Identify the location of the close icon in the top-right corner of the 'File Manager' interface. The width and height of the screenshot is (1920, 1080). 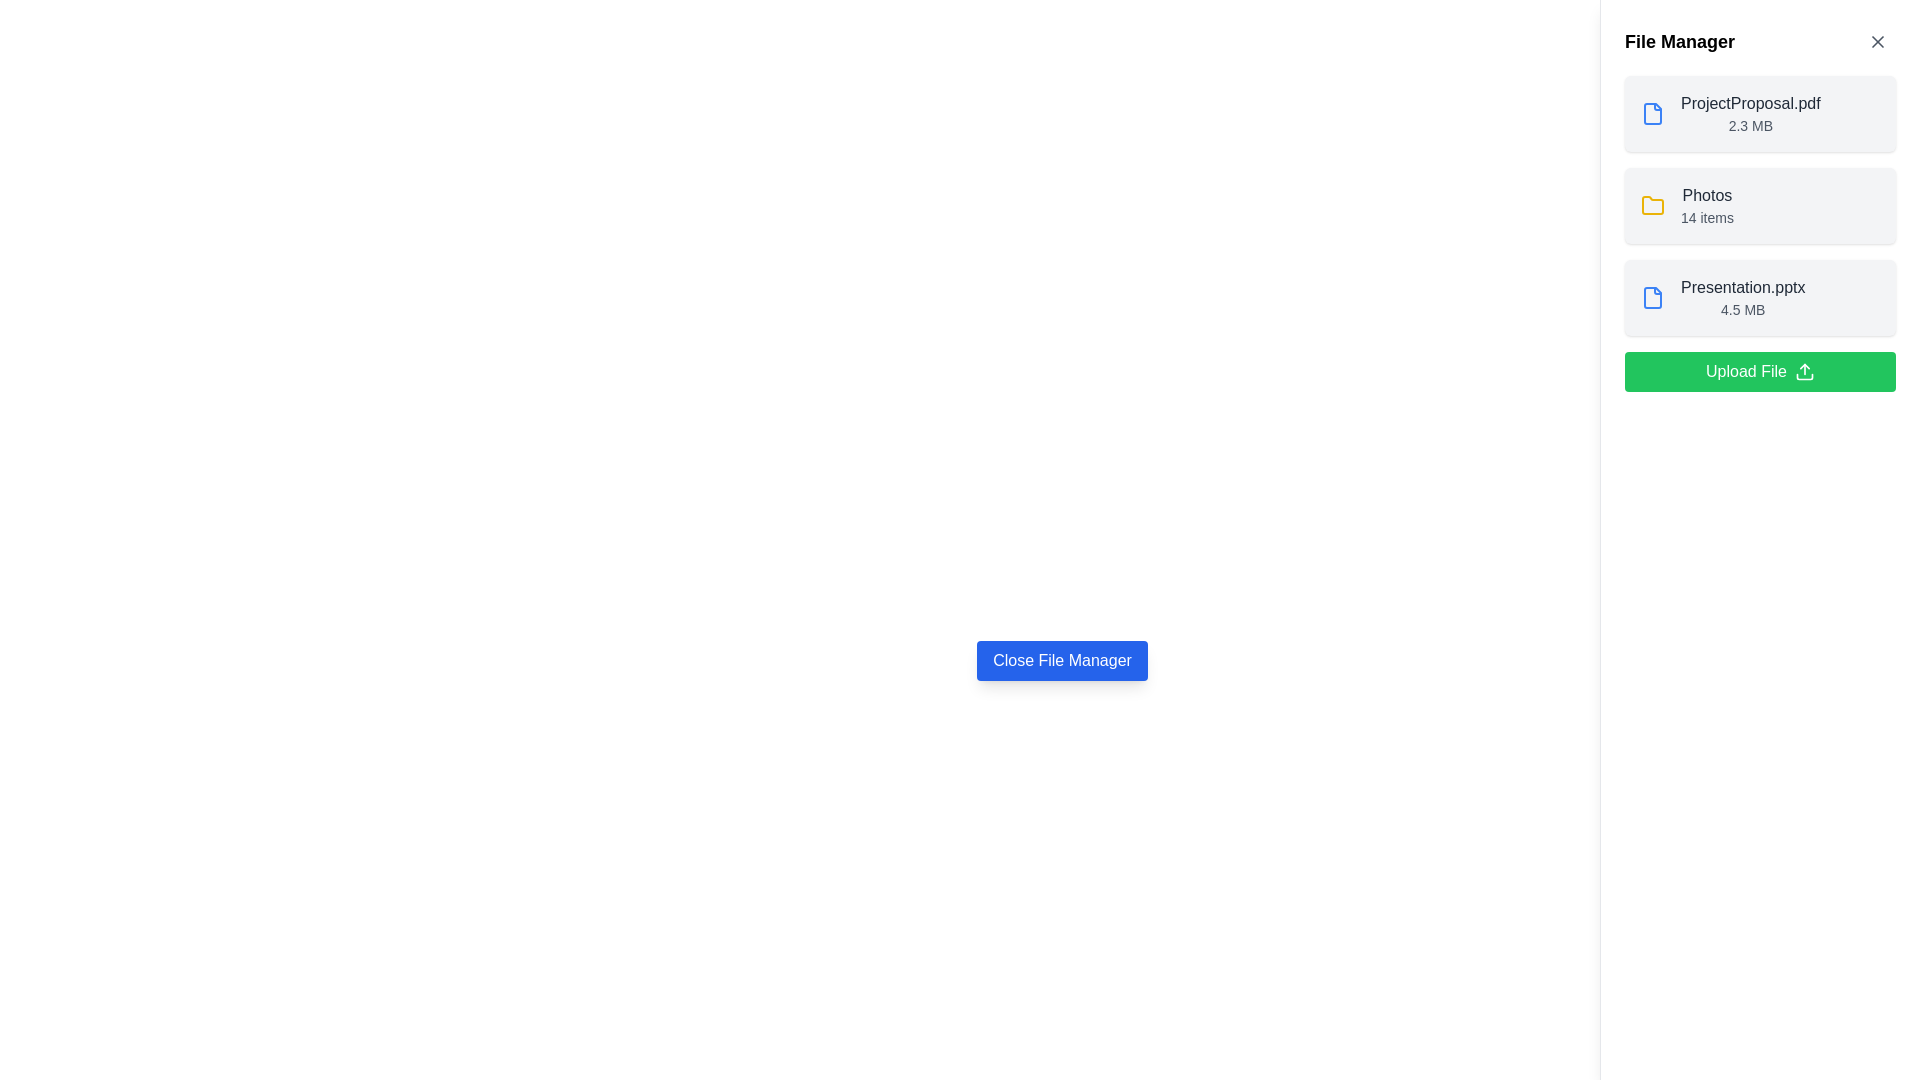
(1876, 42).